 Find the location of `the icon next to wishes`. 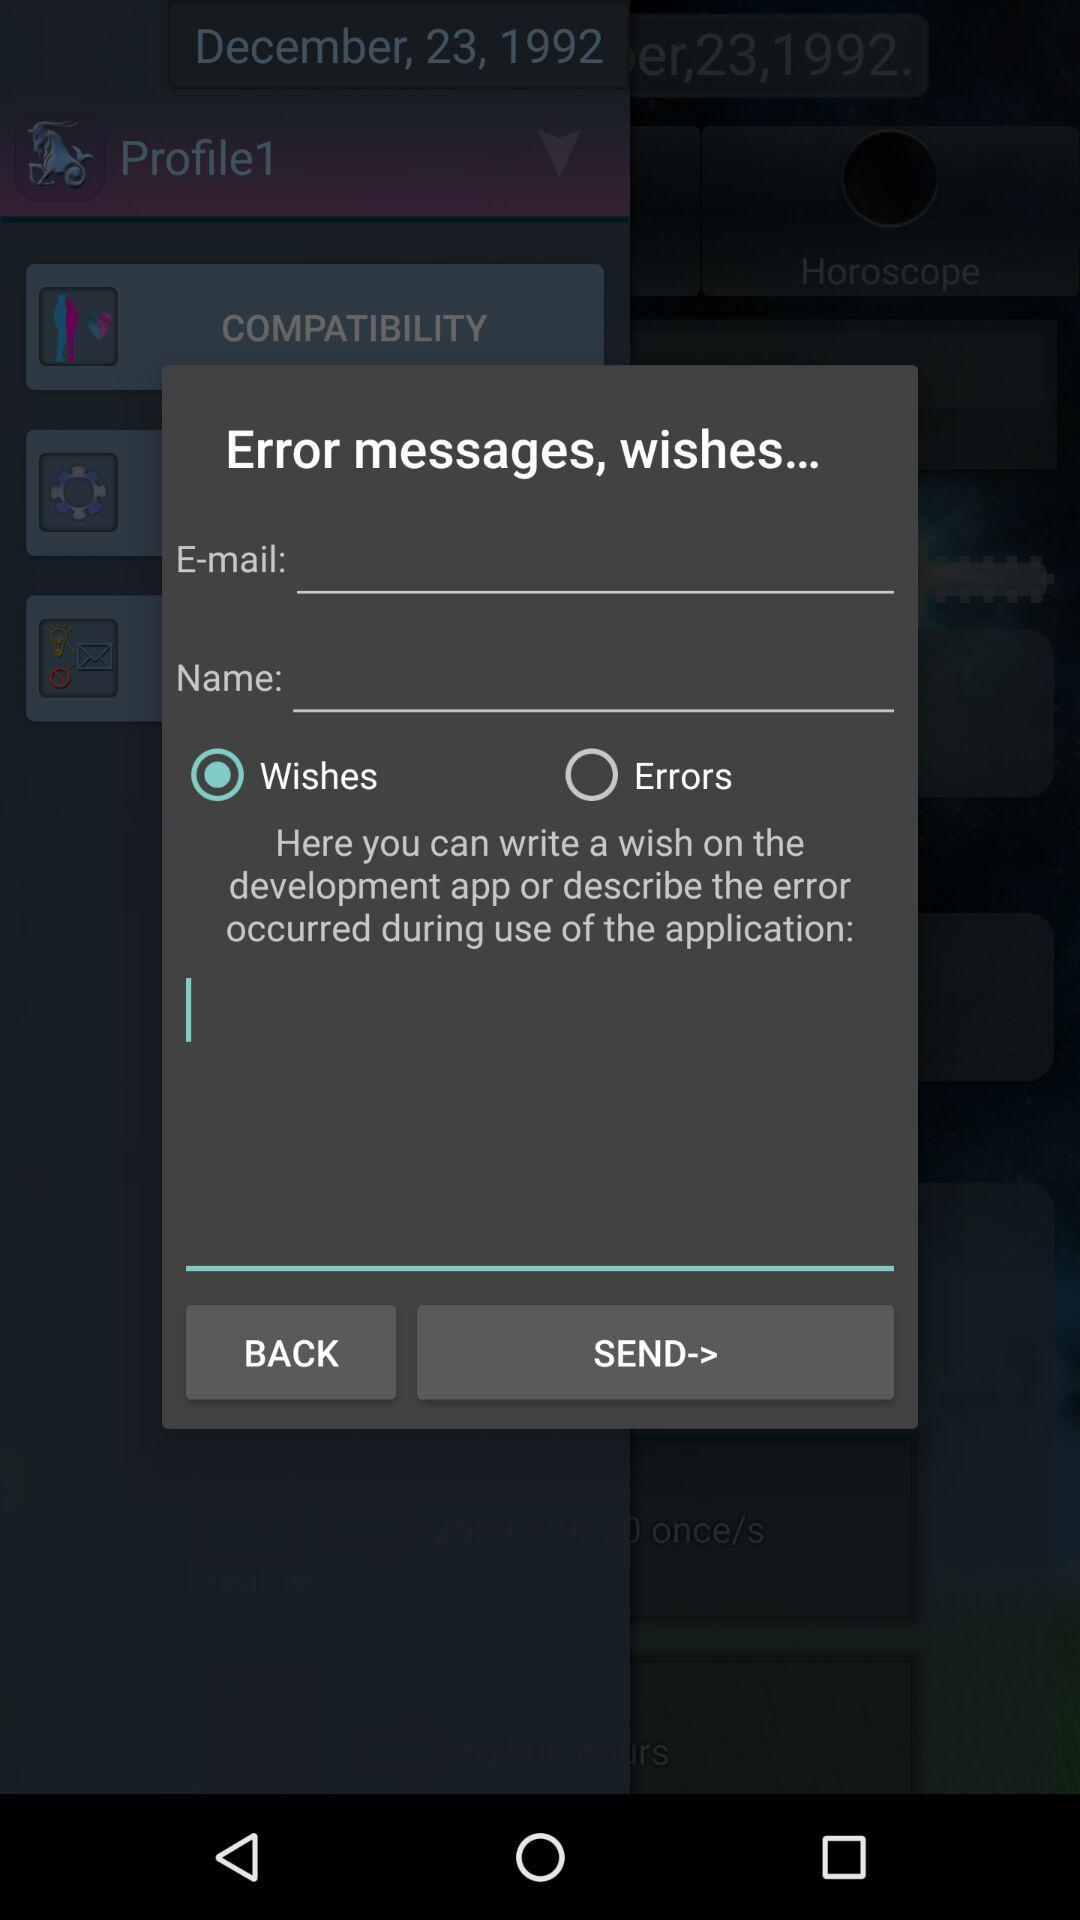

the icon next to wishes is located at coordinates (727, 773).